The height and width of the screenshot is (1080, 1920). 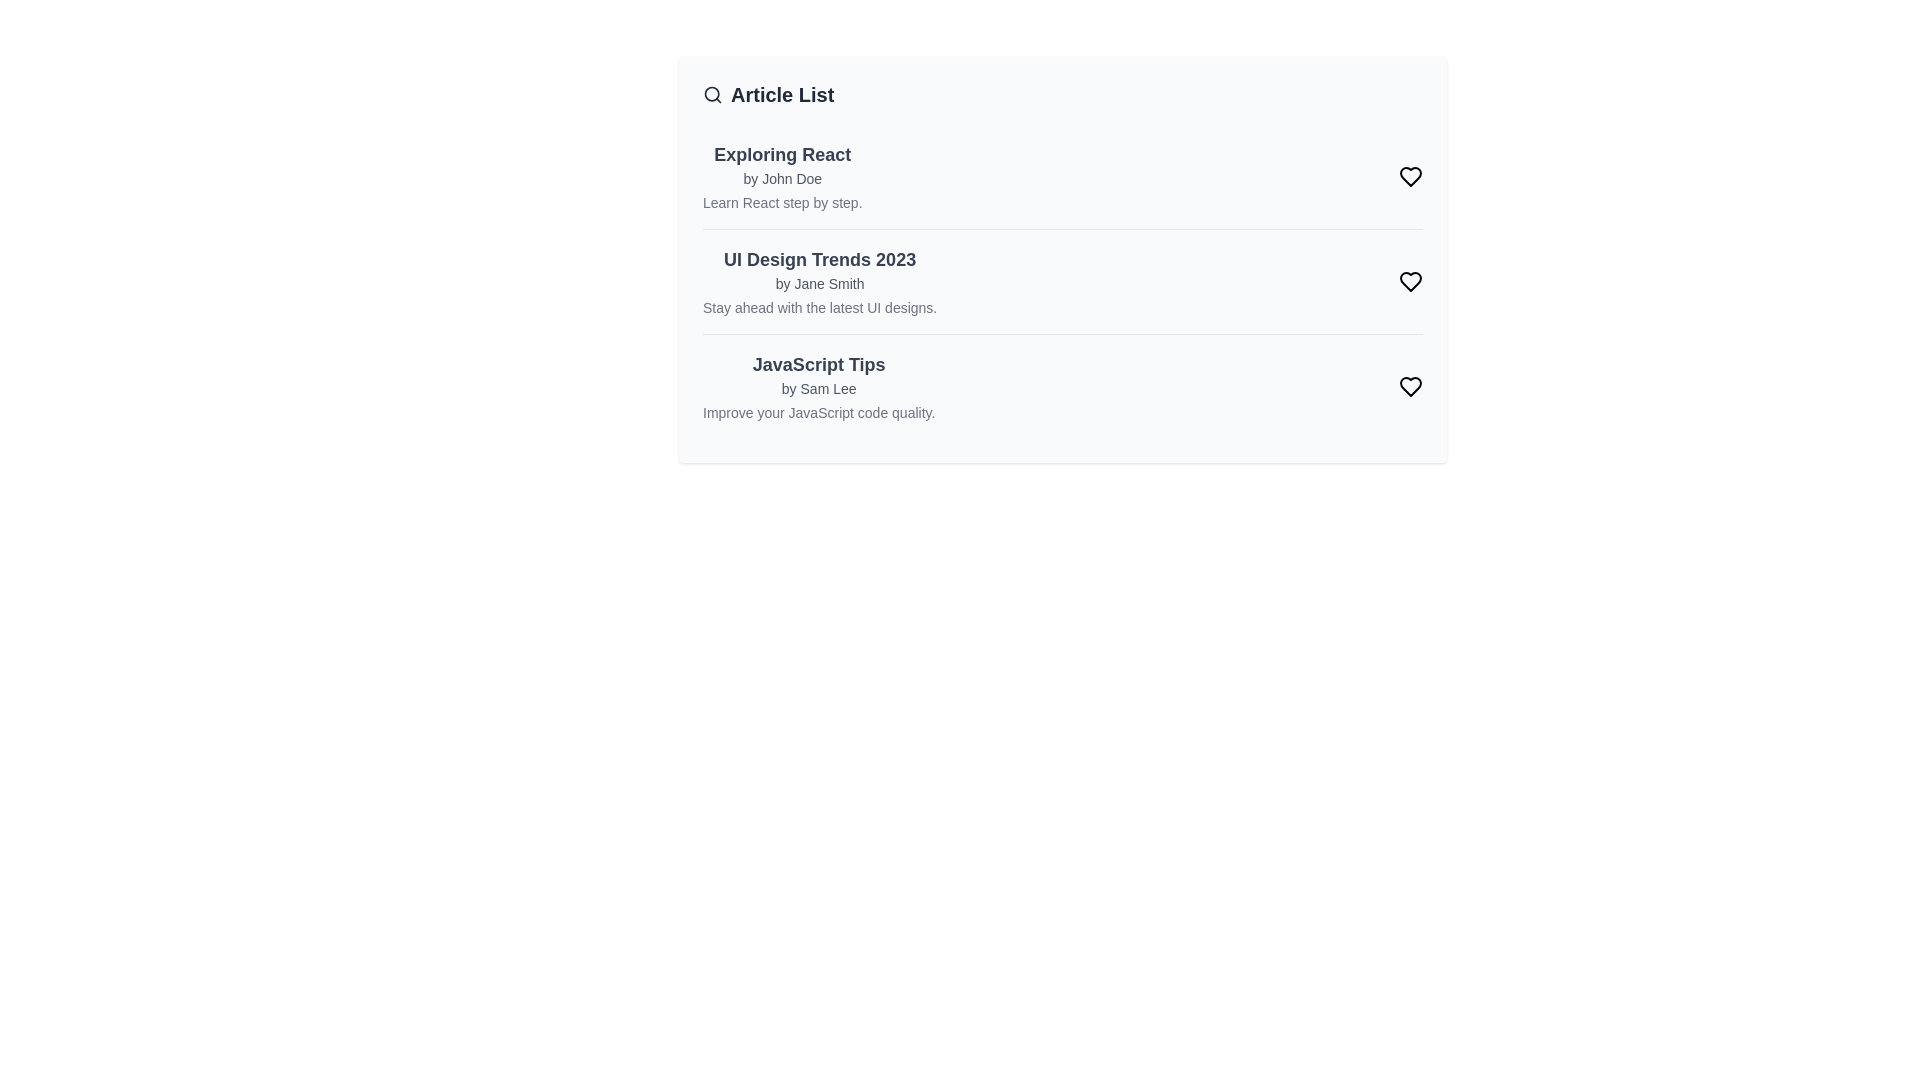 What do you see at coordinates (781, 177) in the screenshot?
I see `the author's name to view their details` at bounding box center [781, 177].